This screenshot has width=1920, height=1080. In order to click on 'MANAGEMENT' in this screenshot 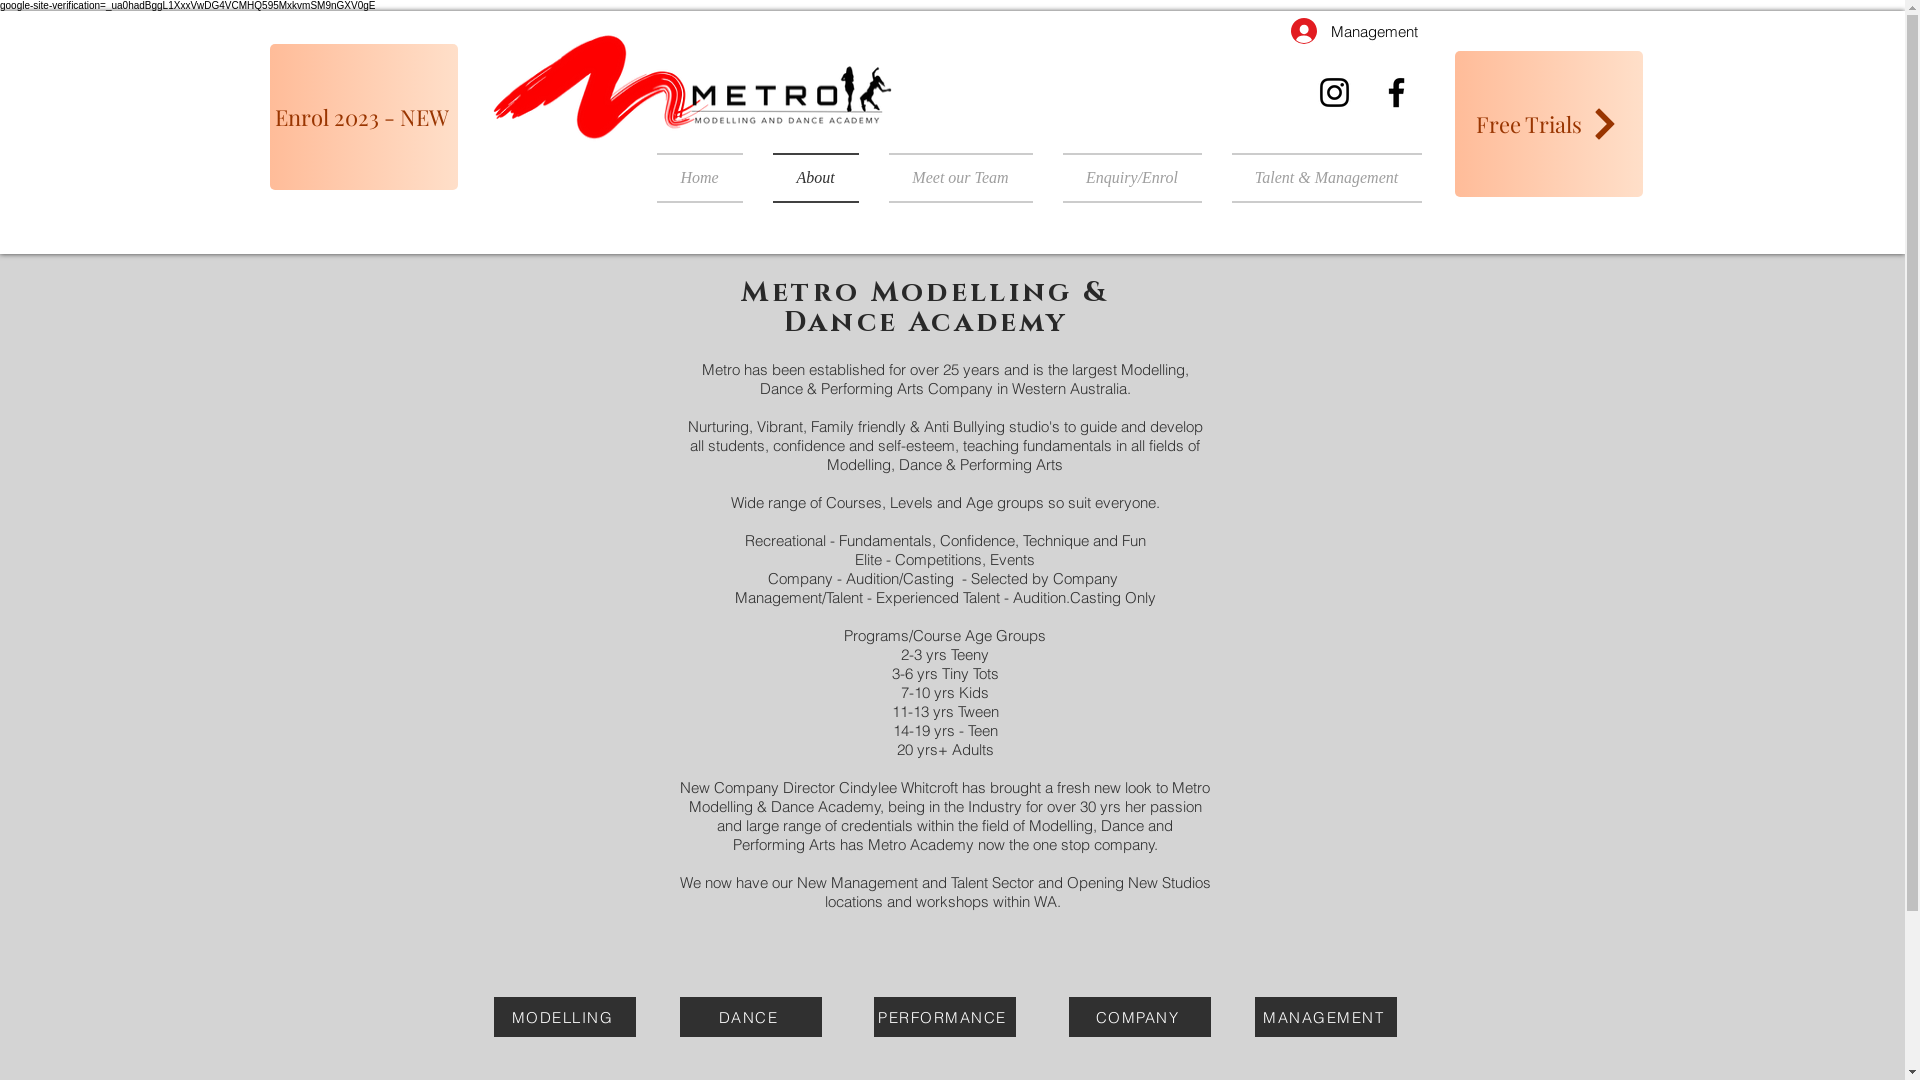, I will do `click(1324, 1017)`.